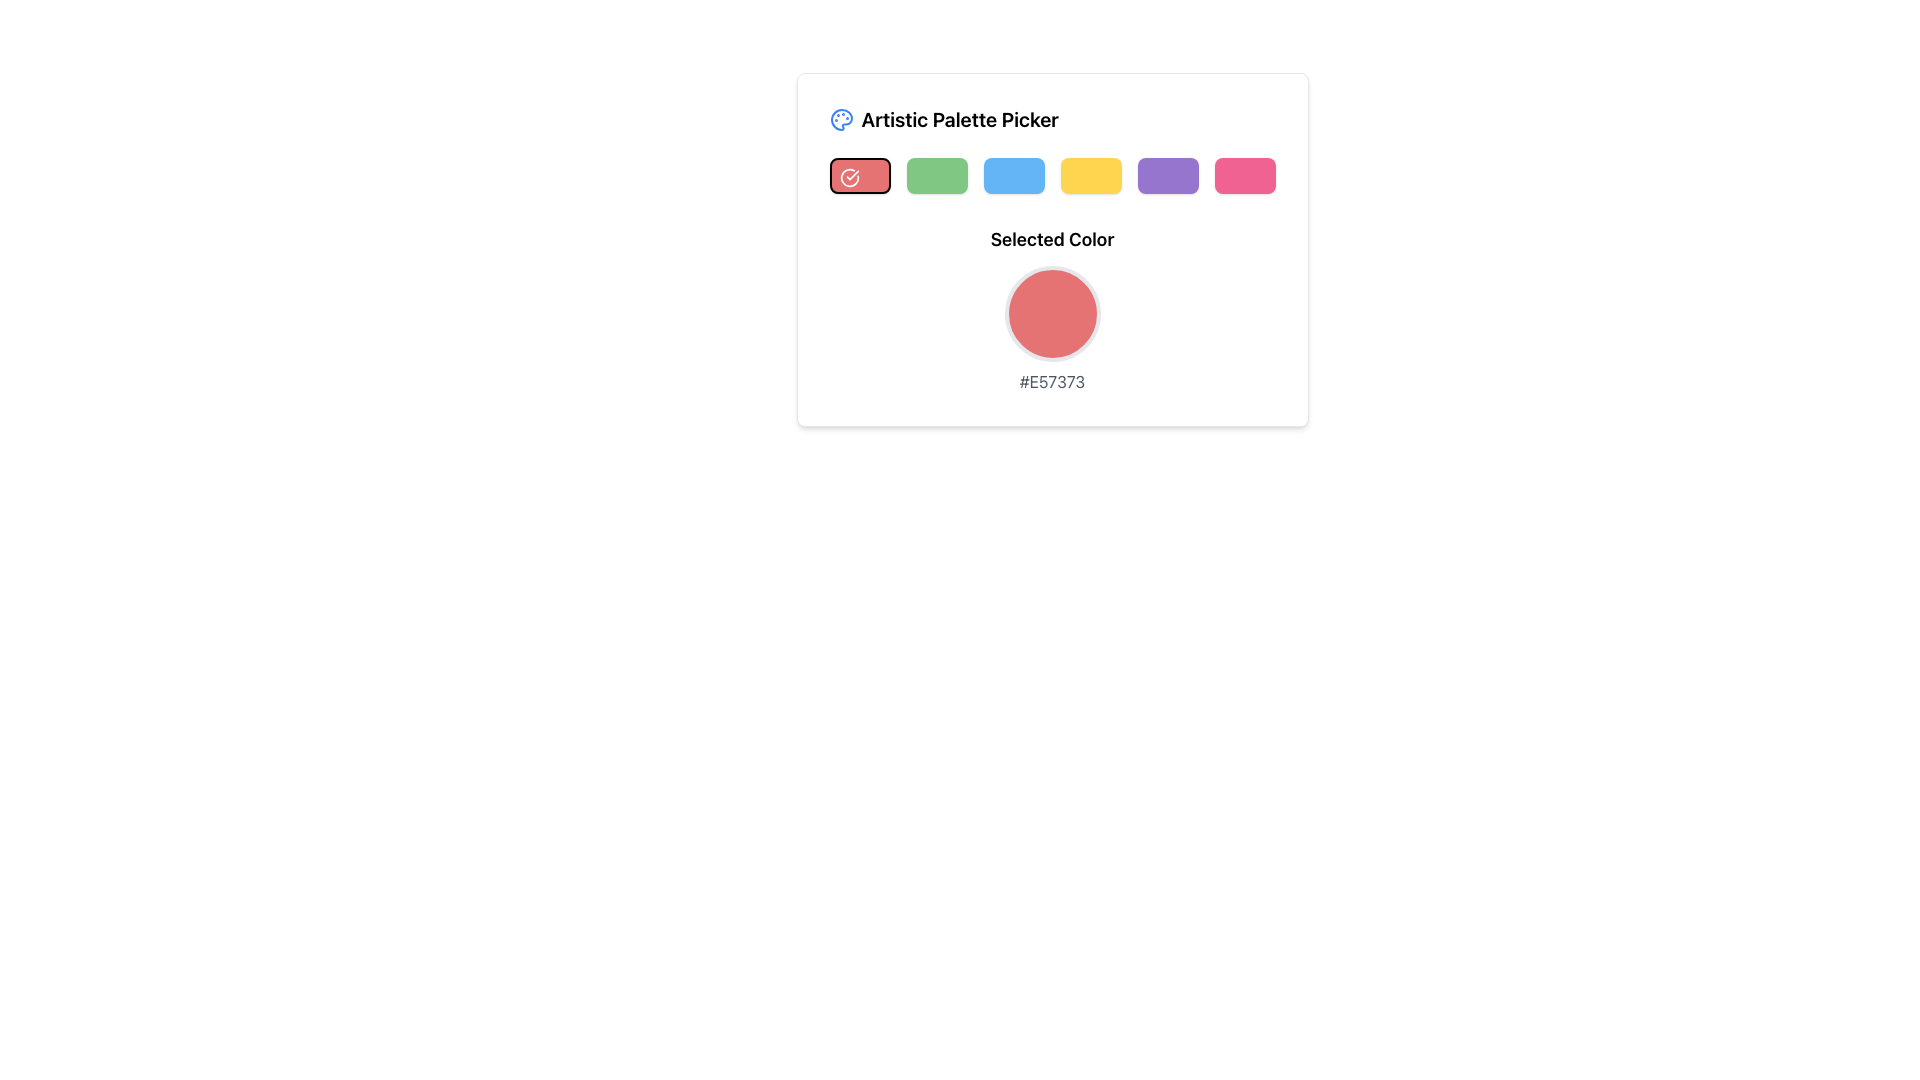 Image resolution: width=1920 pixels, height=1080 pixels. I want to click on the sixth color option button in the palette picker interface, so click(1243, 175).